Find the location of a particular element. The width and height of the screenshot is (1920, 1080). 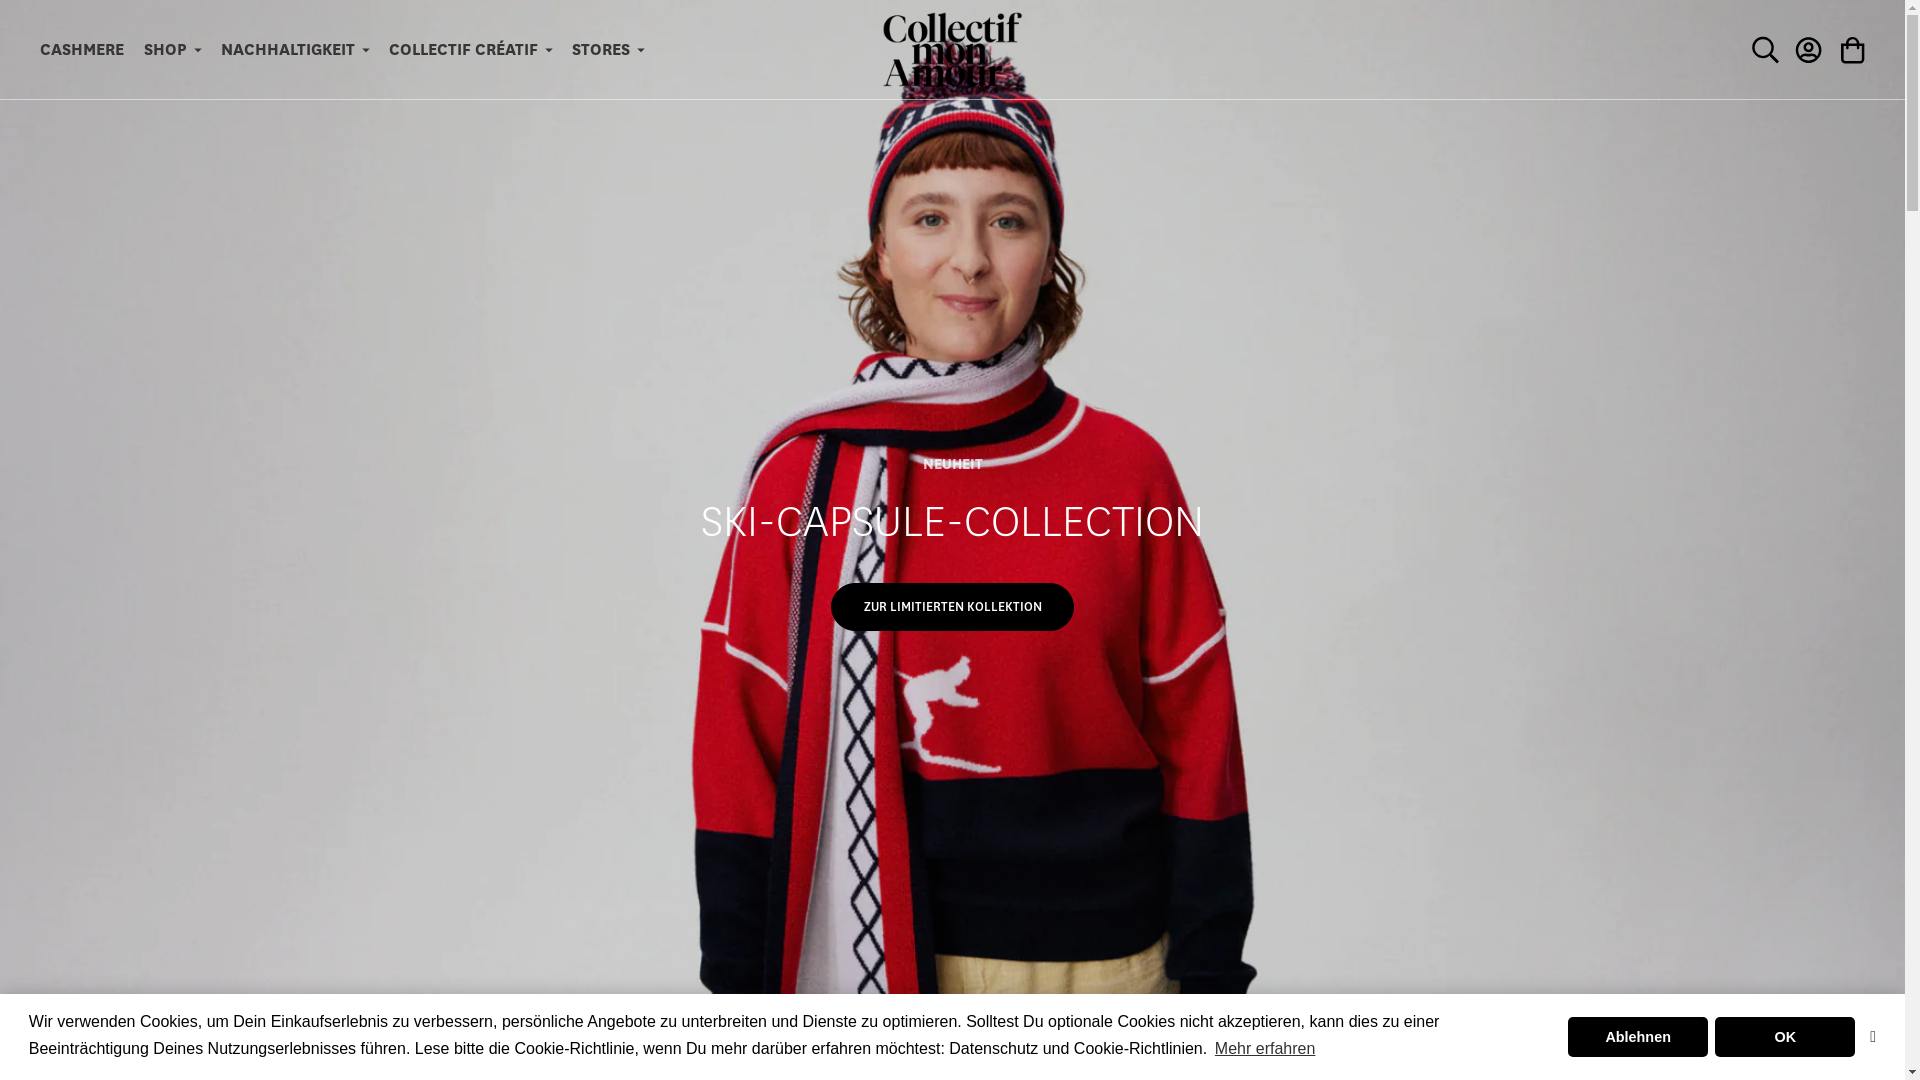

'OK' is located at coordinates (1785, 1036).